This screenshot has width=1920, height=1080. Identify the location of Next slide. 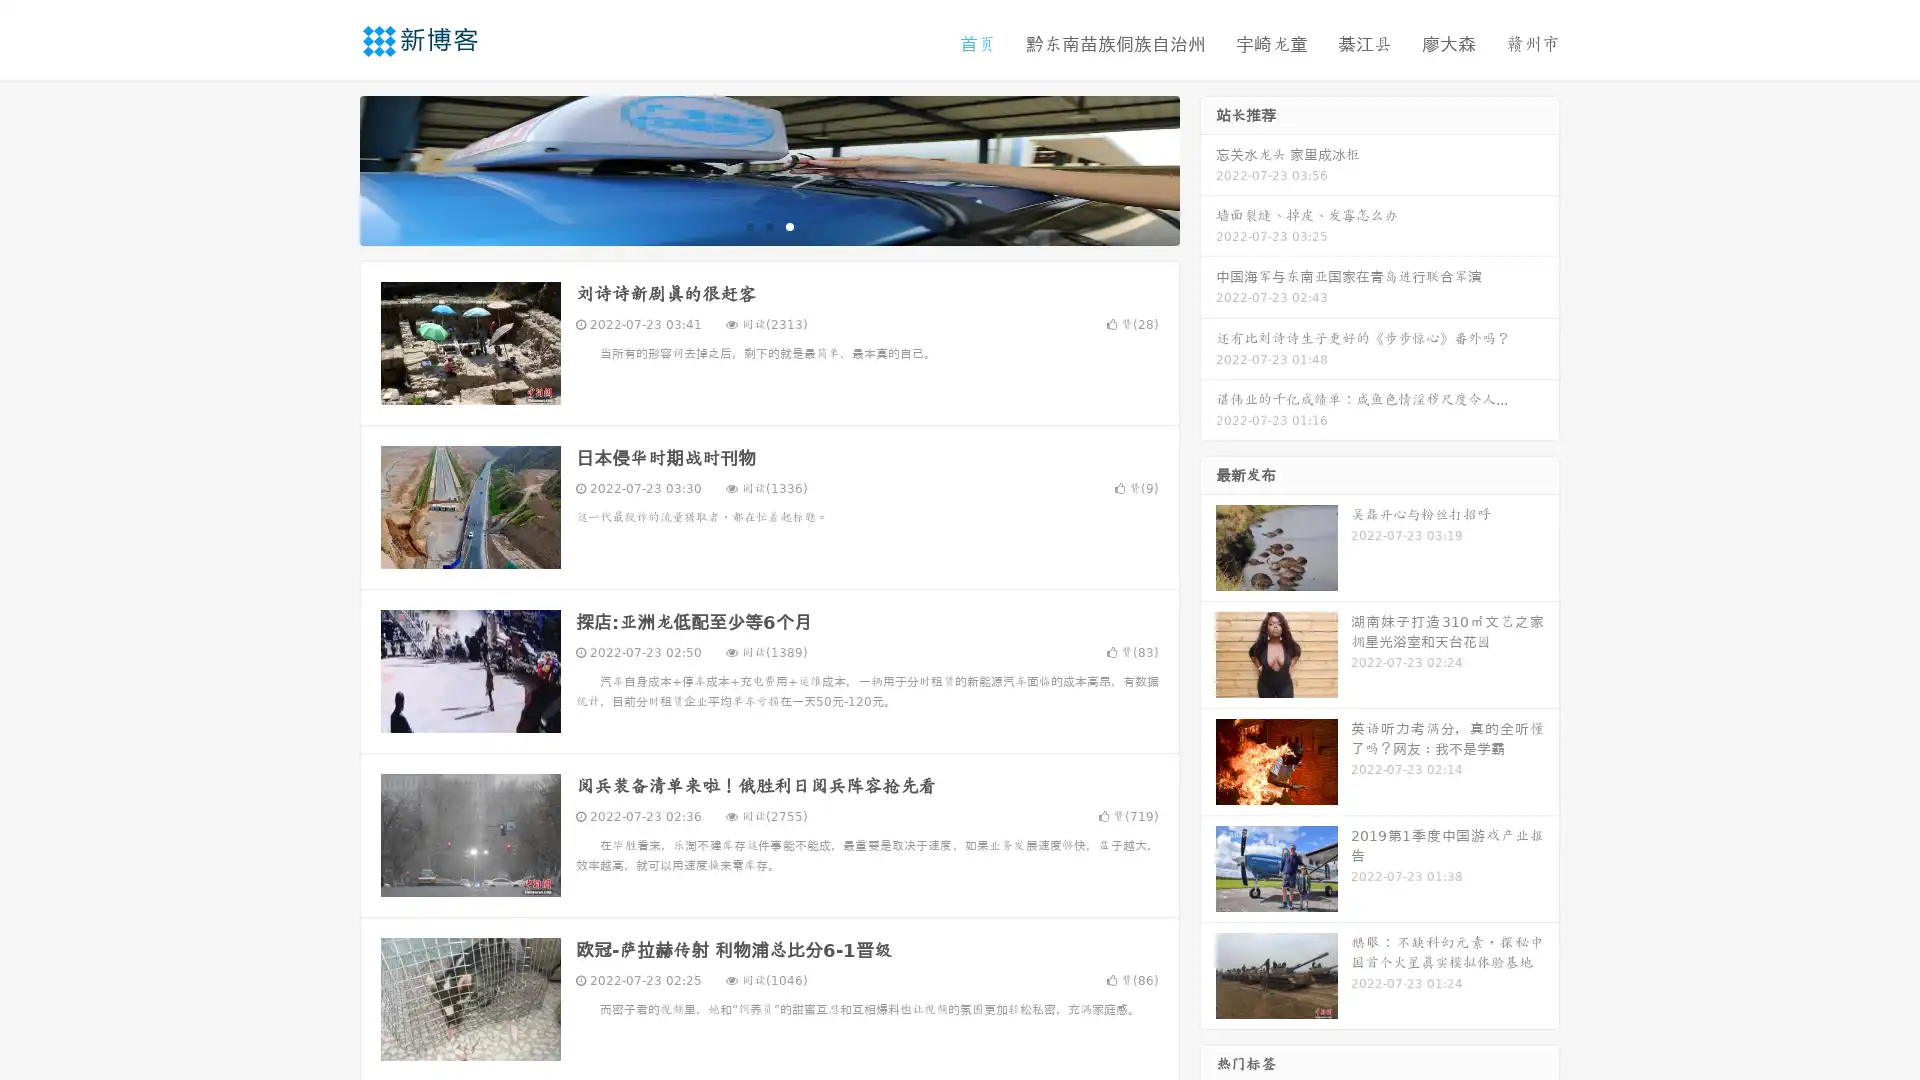
(1208, 168).